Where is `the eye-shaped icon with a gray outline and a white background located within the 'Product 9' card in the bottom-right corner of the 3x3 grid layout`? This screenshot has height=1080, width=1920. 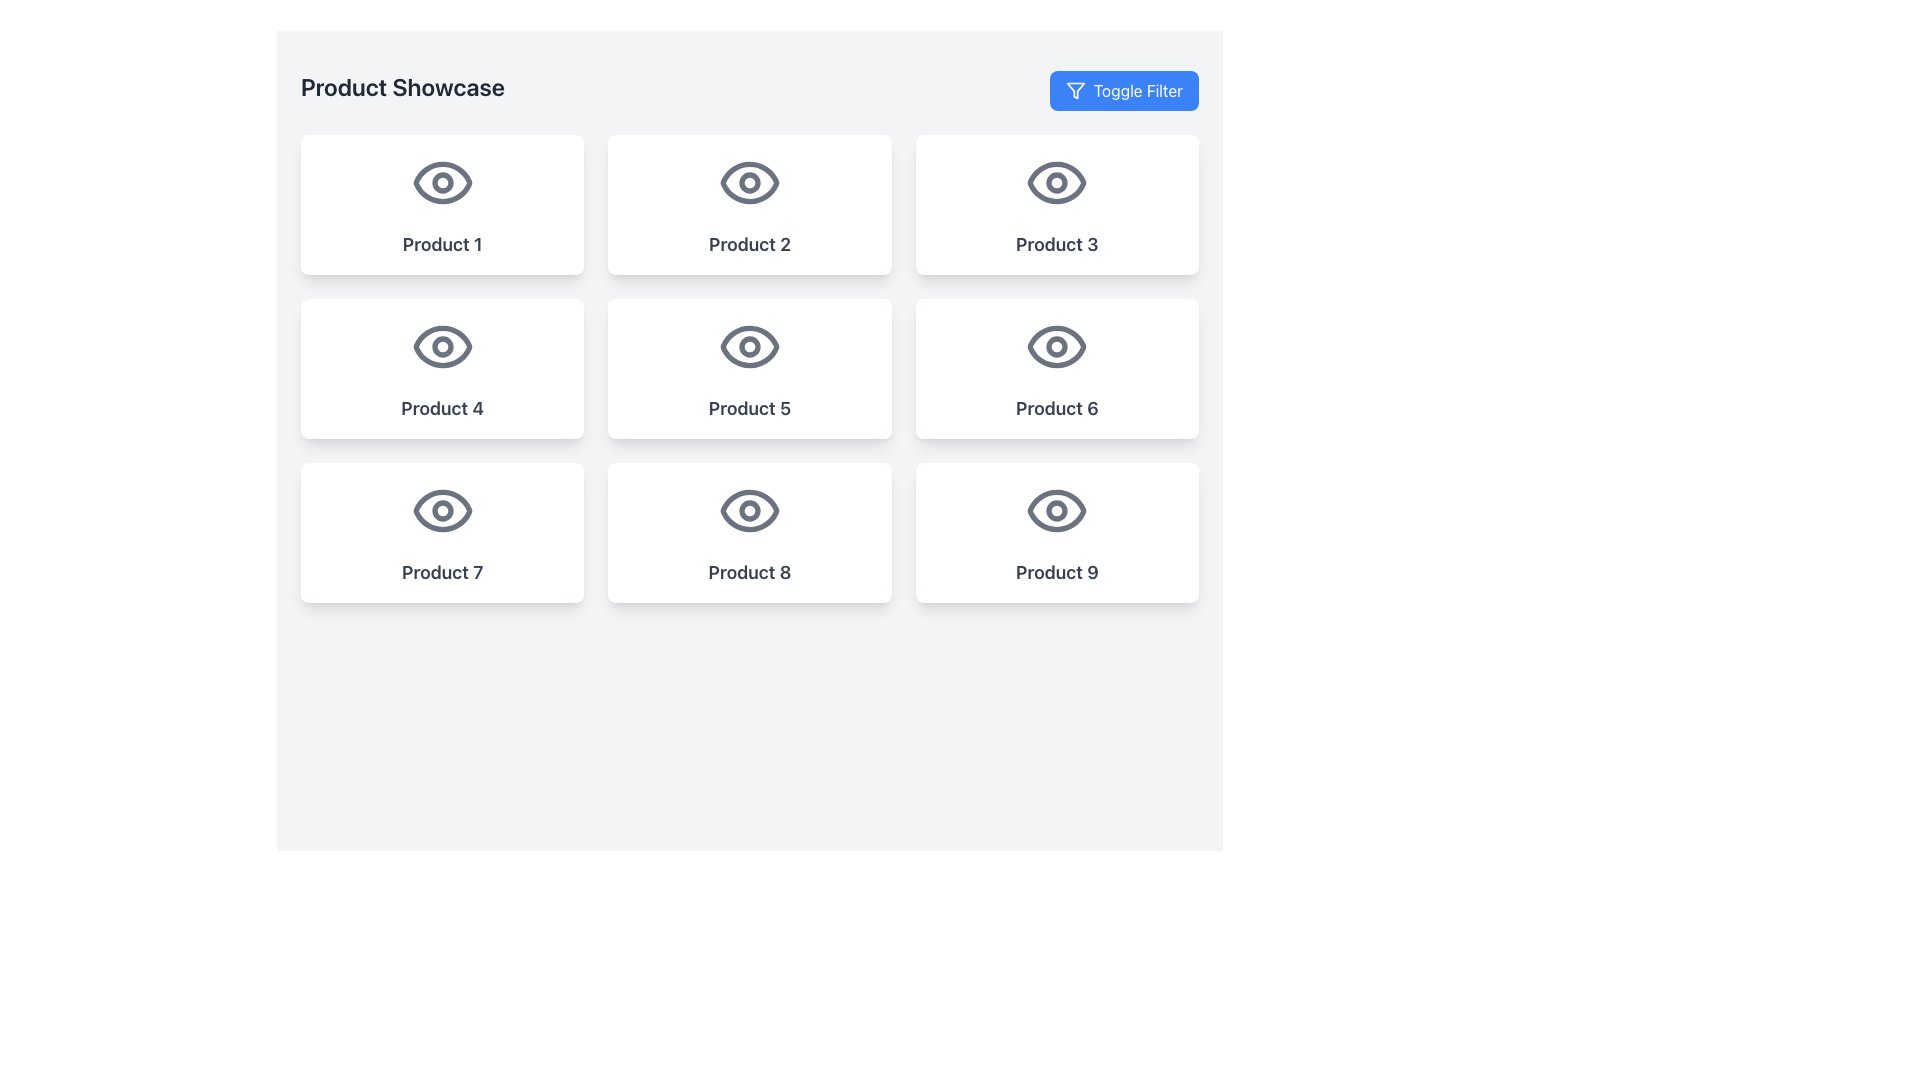
the eye-shaped icon with a gray outline and a white background located within the 'Product 9' card in the bottom-right corner of the 3x3 grid layout is located at coordinates (1055, 509).